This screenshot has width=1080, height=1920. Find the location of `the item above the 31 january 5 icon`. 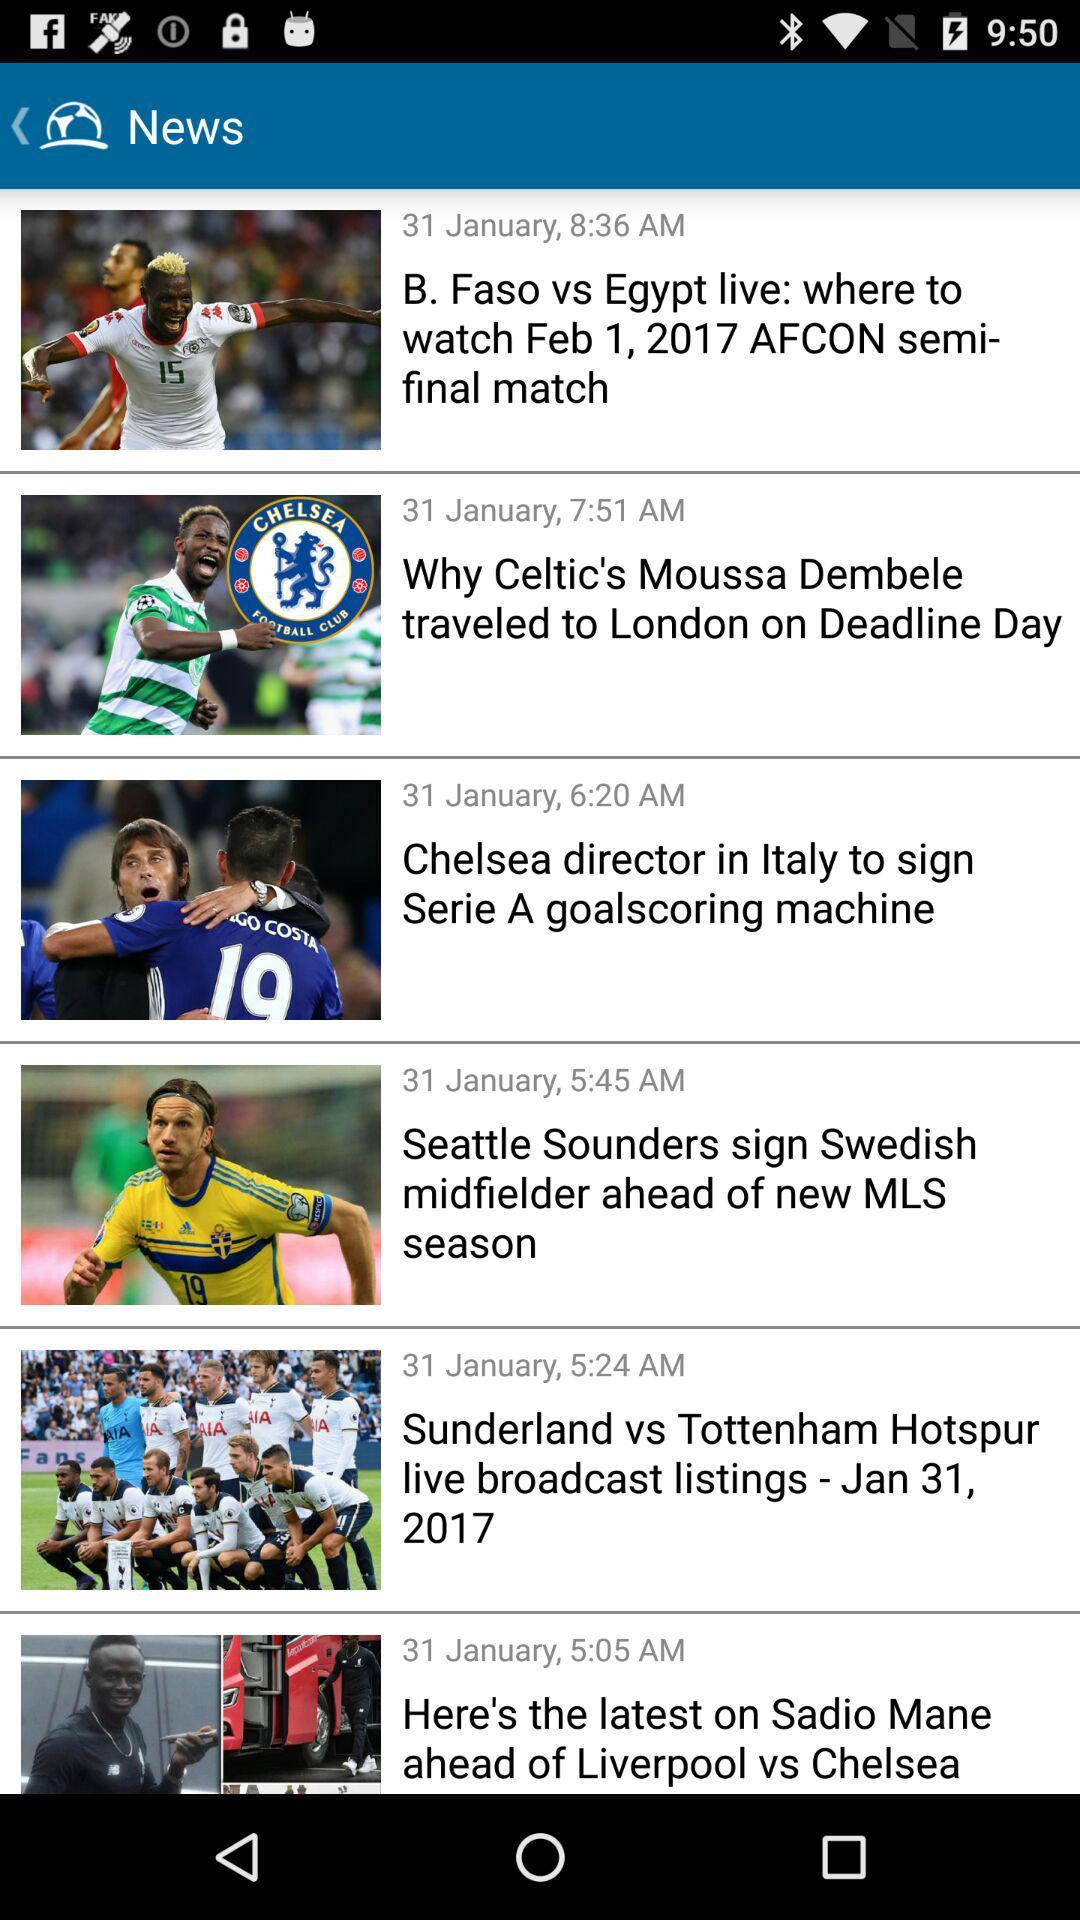

the item above the 31 january 5 icon is located at coordinates (734, 1191).